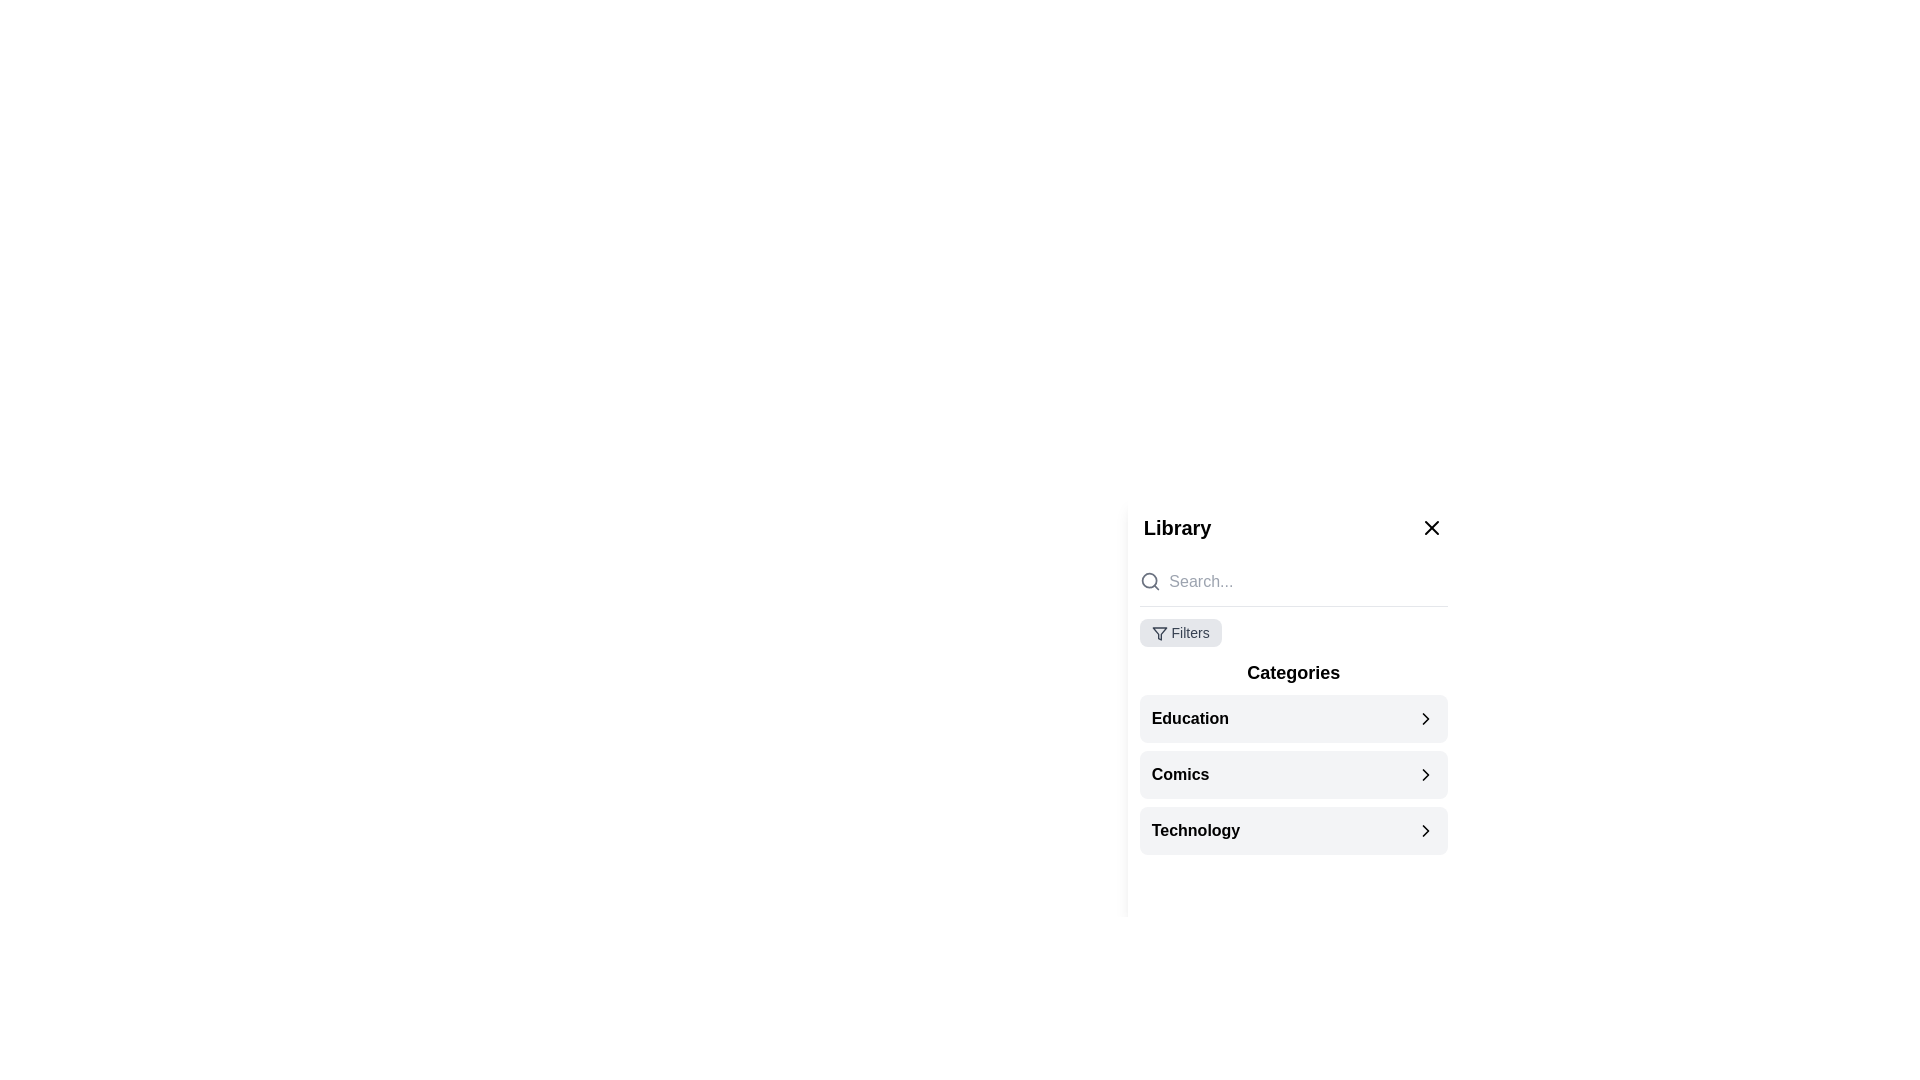 This screenshot has height=1080, width=1920. I want to click on the filter icon located inside the 'Filters' button, which is positioned as the leftmost subcomponent adjacent to the text label, so click(1159, 634).